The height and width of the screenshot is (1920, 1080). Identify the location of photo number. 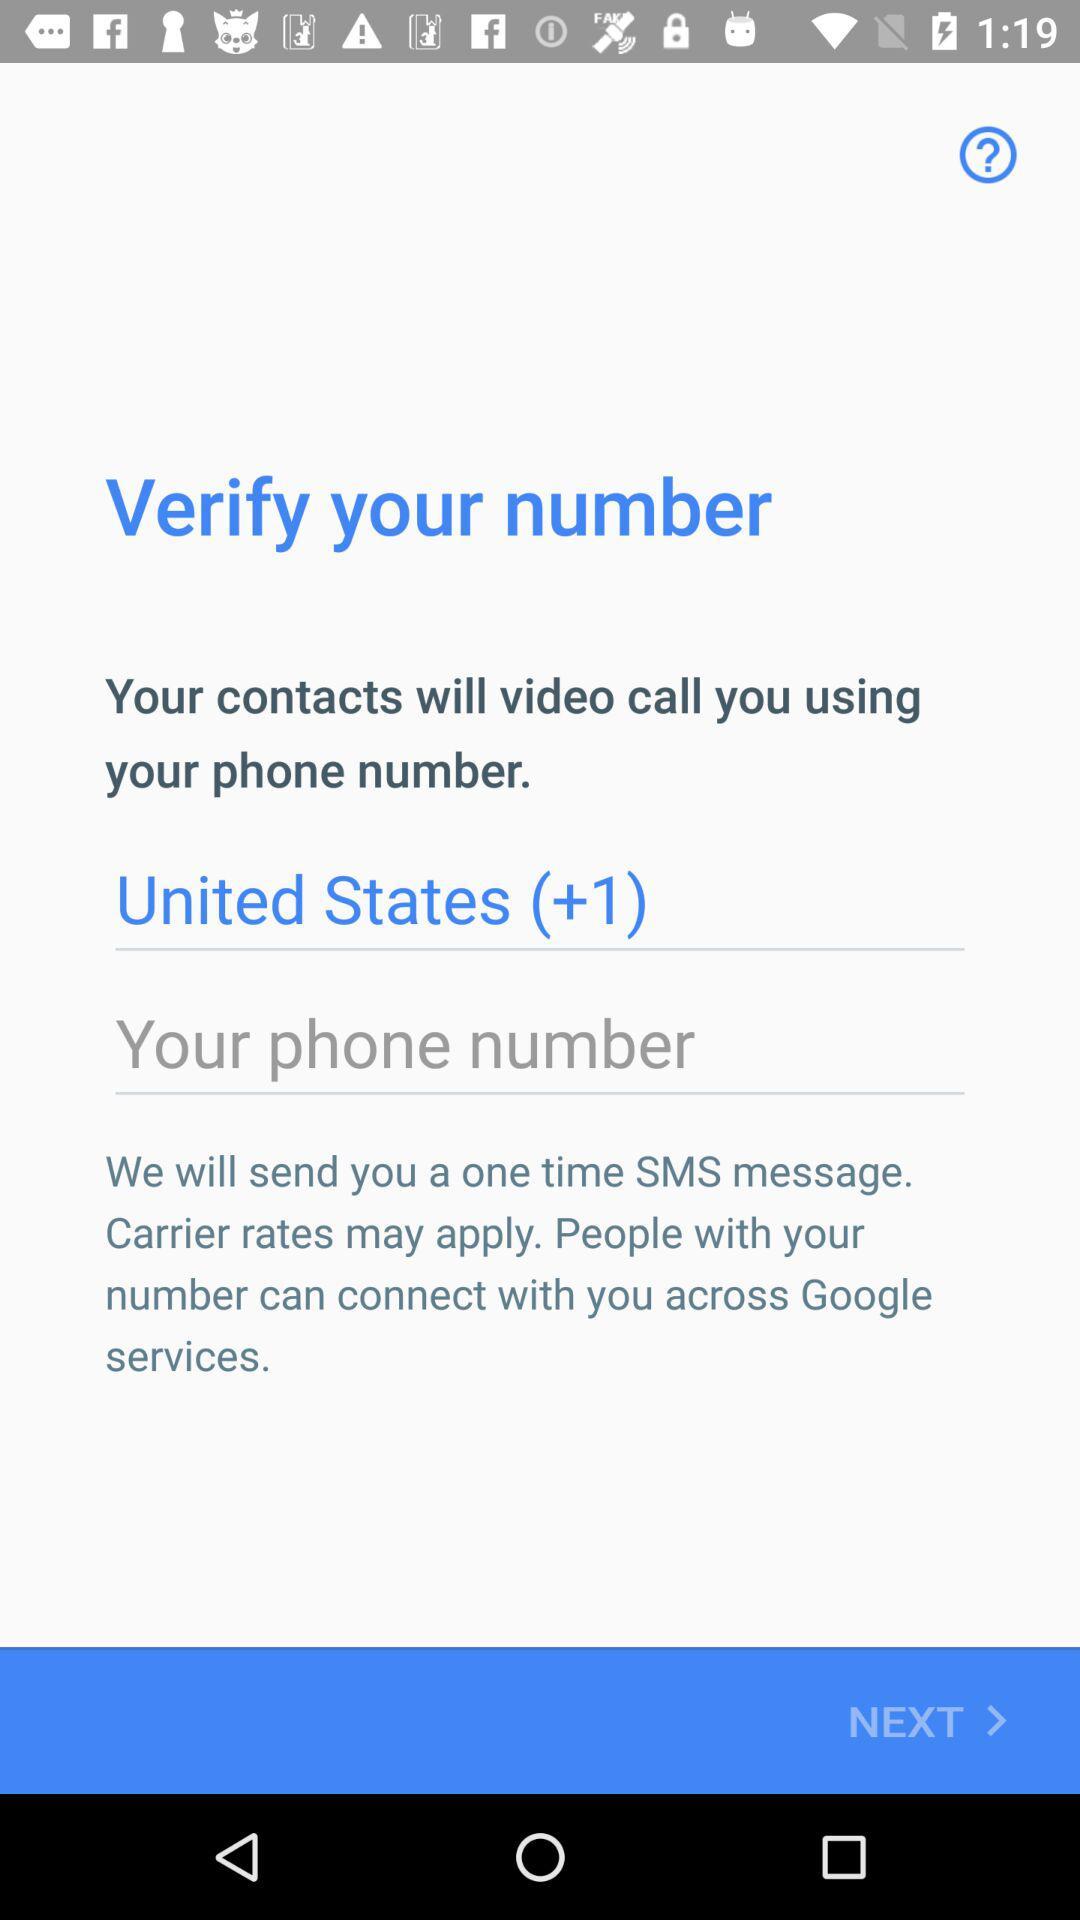
(540, 1042).